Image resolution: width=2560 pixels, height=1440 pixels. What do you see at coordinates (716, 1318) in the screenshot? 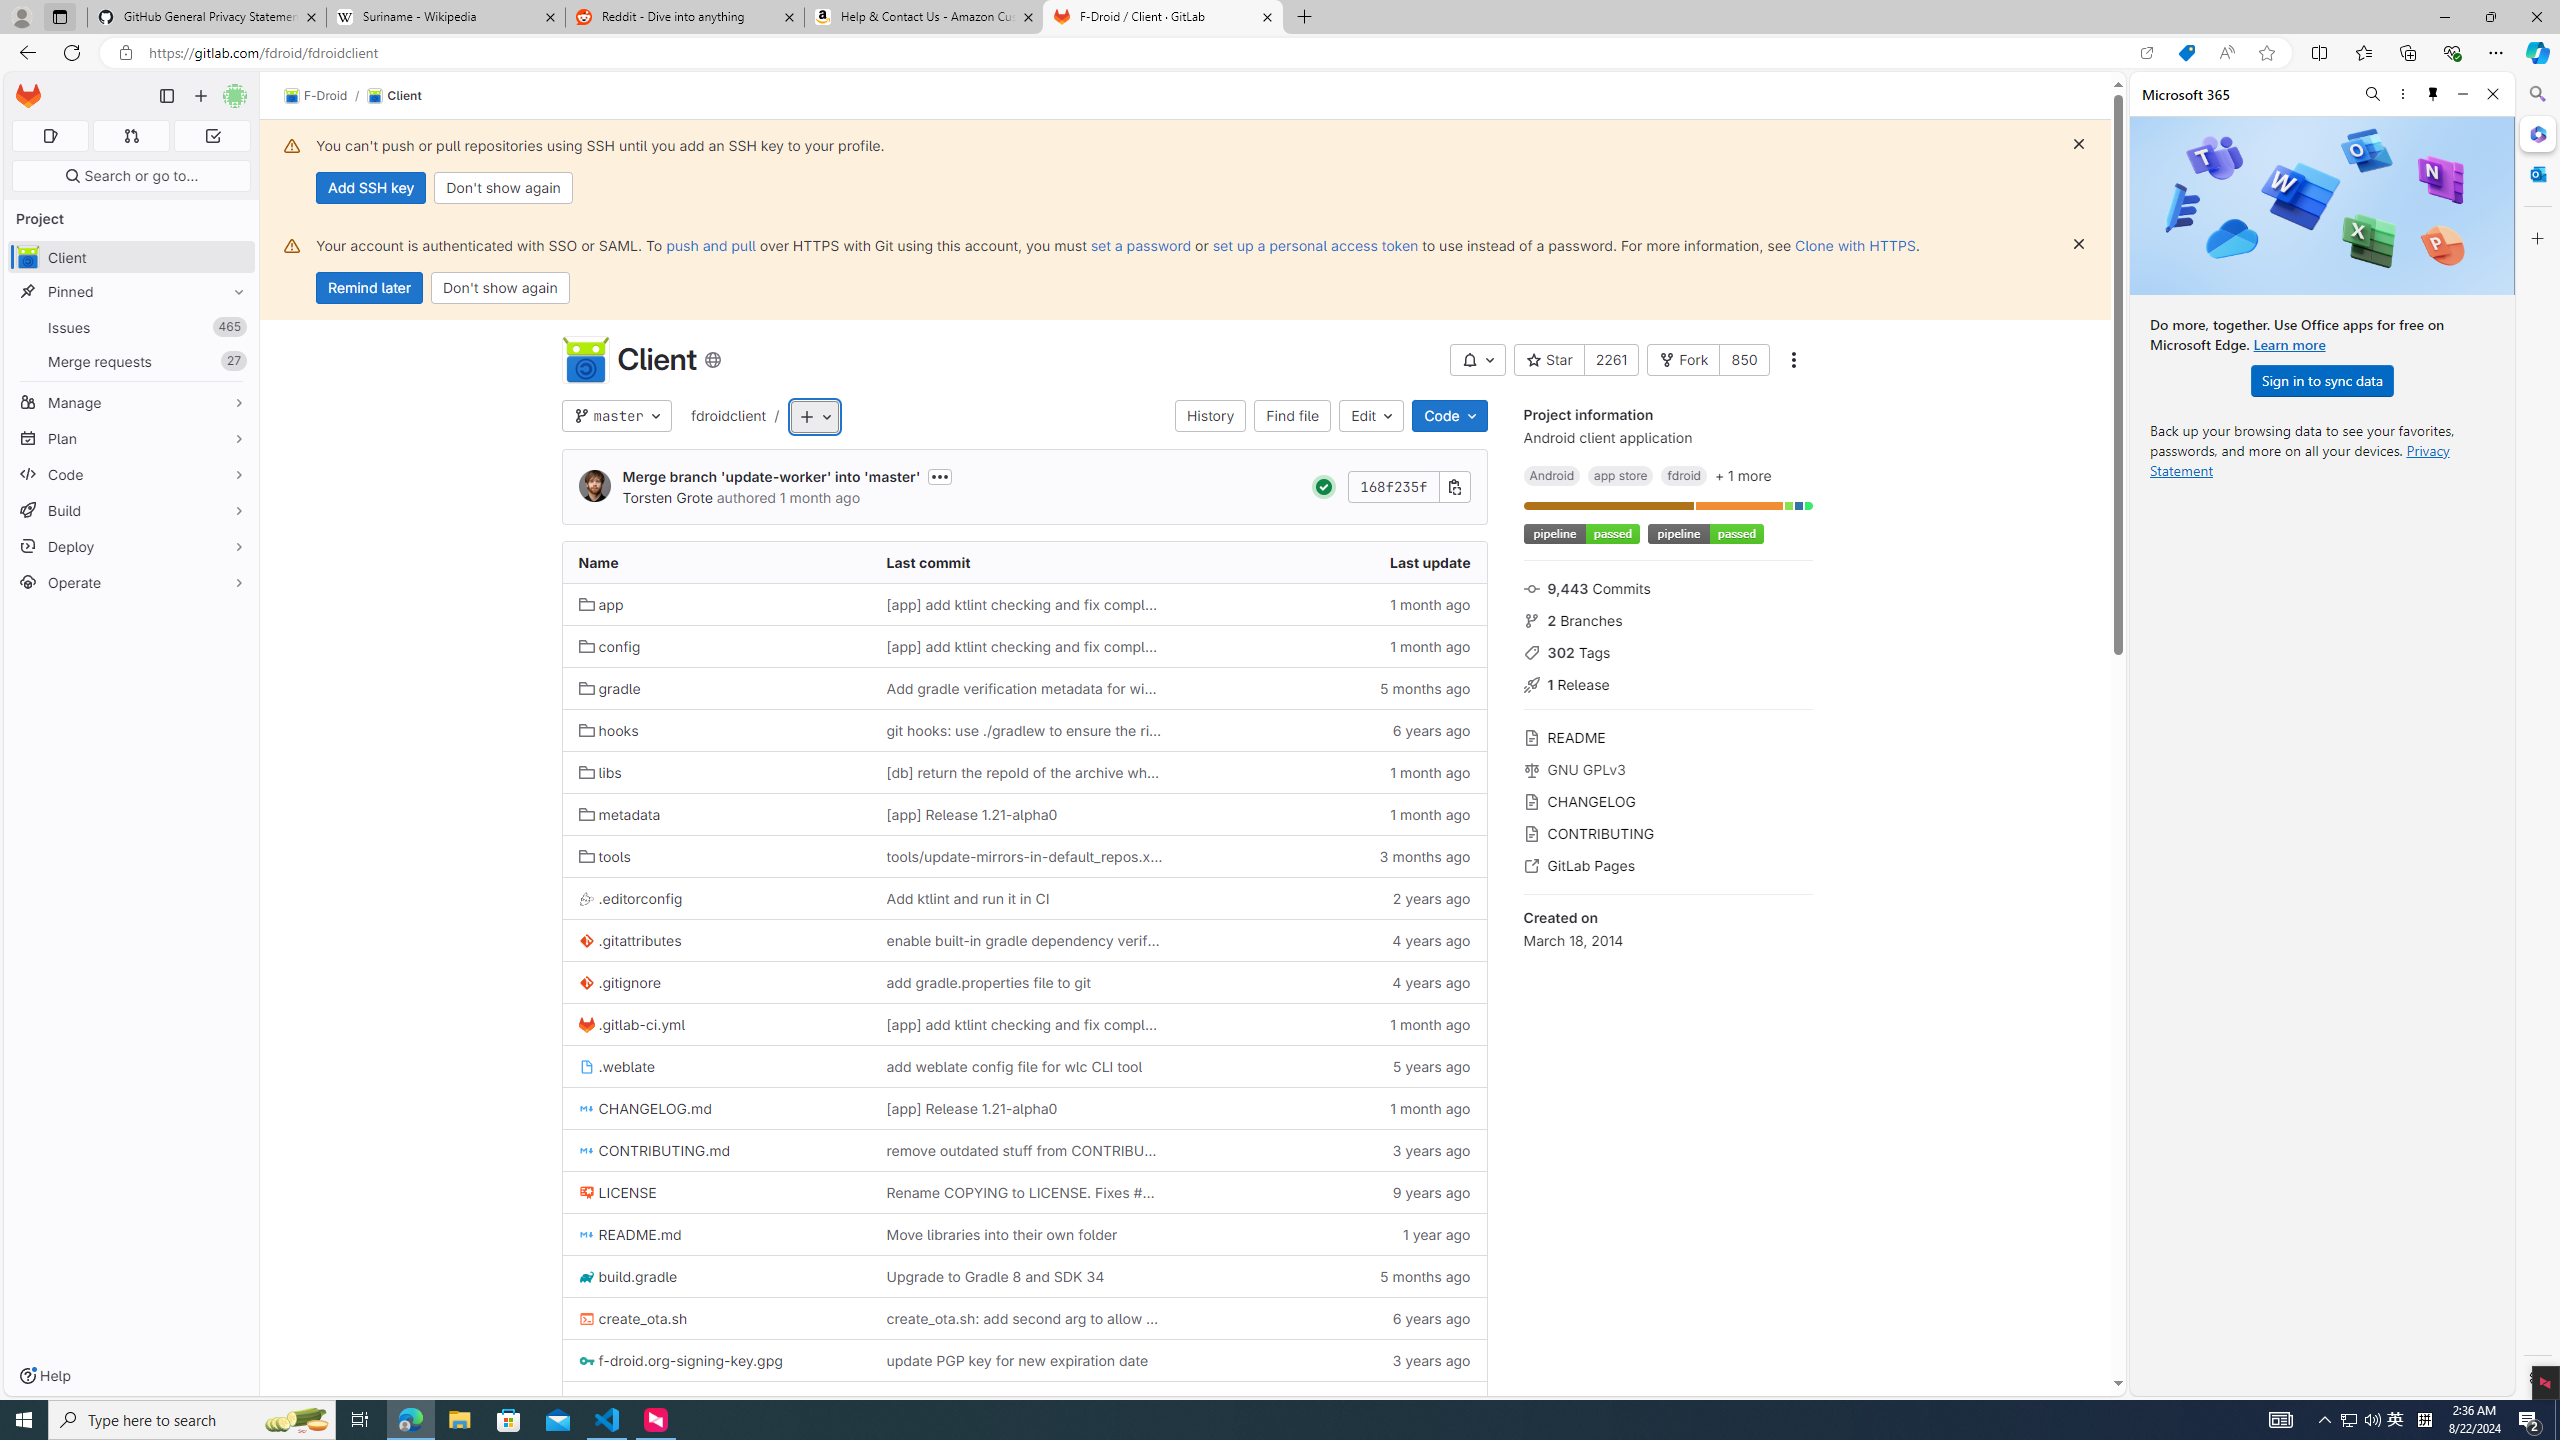
I see `'create_ota.sh'` at bounding box center [716, 1318].